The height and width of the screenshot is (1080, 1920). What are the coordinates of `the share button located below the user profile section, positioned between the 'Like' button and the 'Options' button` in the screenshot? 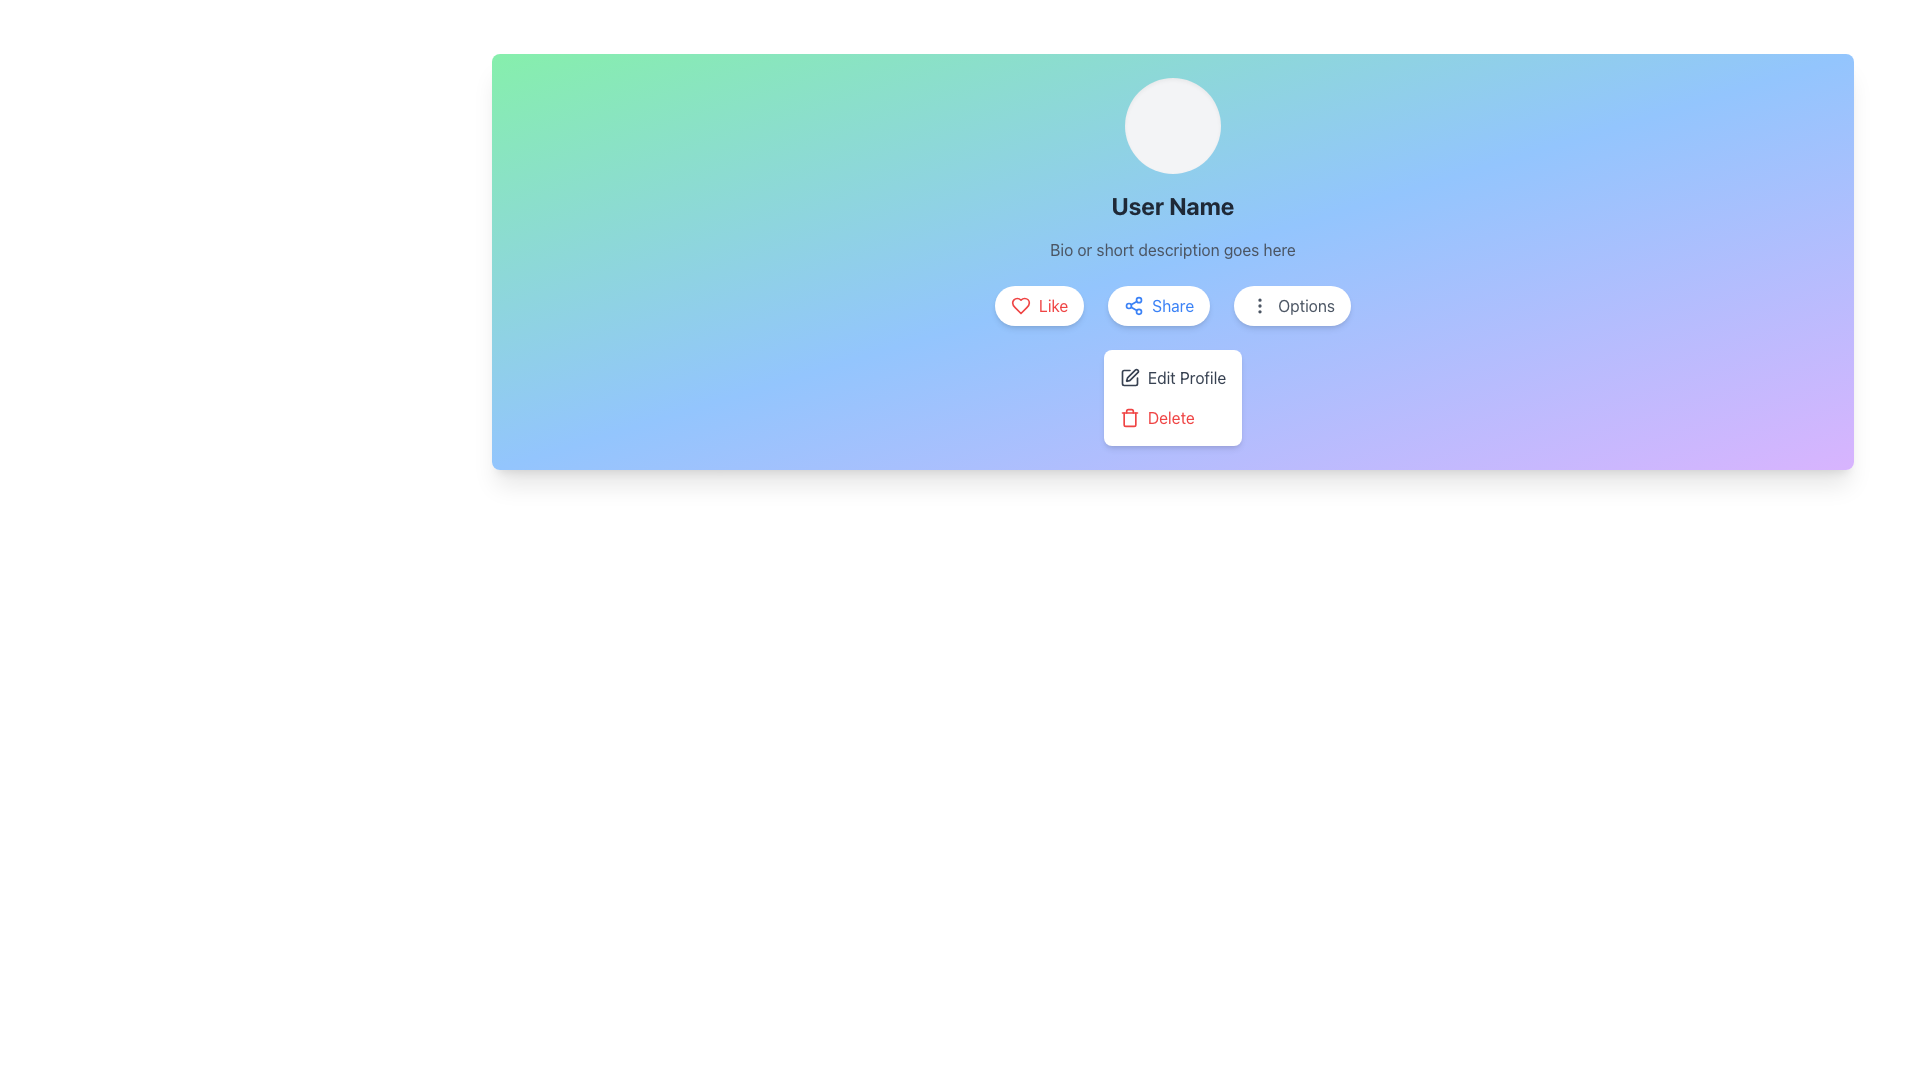 It's located at (1159, 305).